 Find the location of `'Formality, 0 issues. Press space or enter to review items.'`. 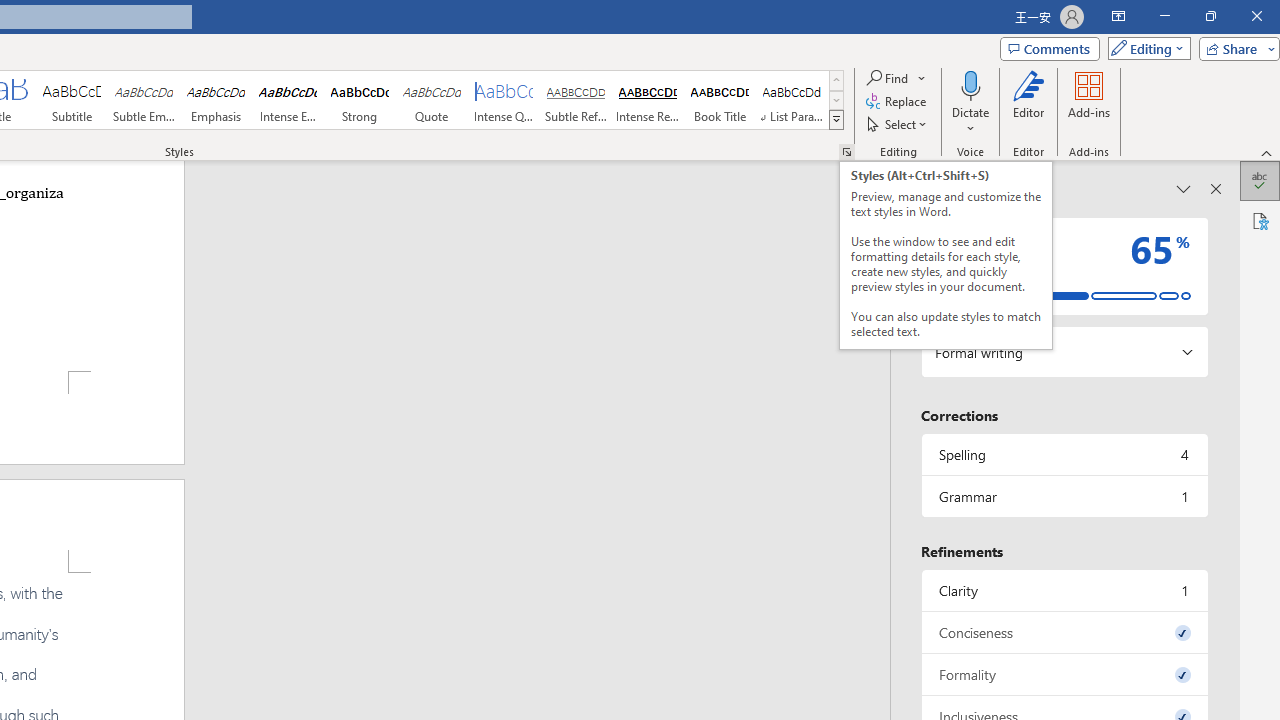

'Formality, 0 issues. Press space or enter to review items.' is located at coordinates (1063, 674).